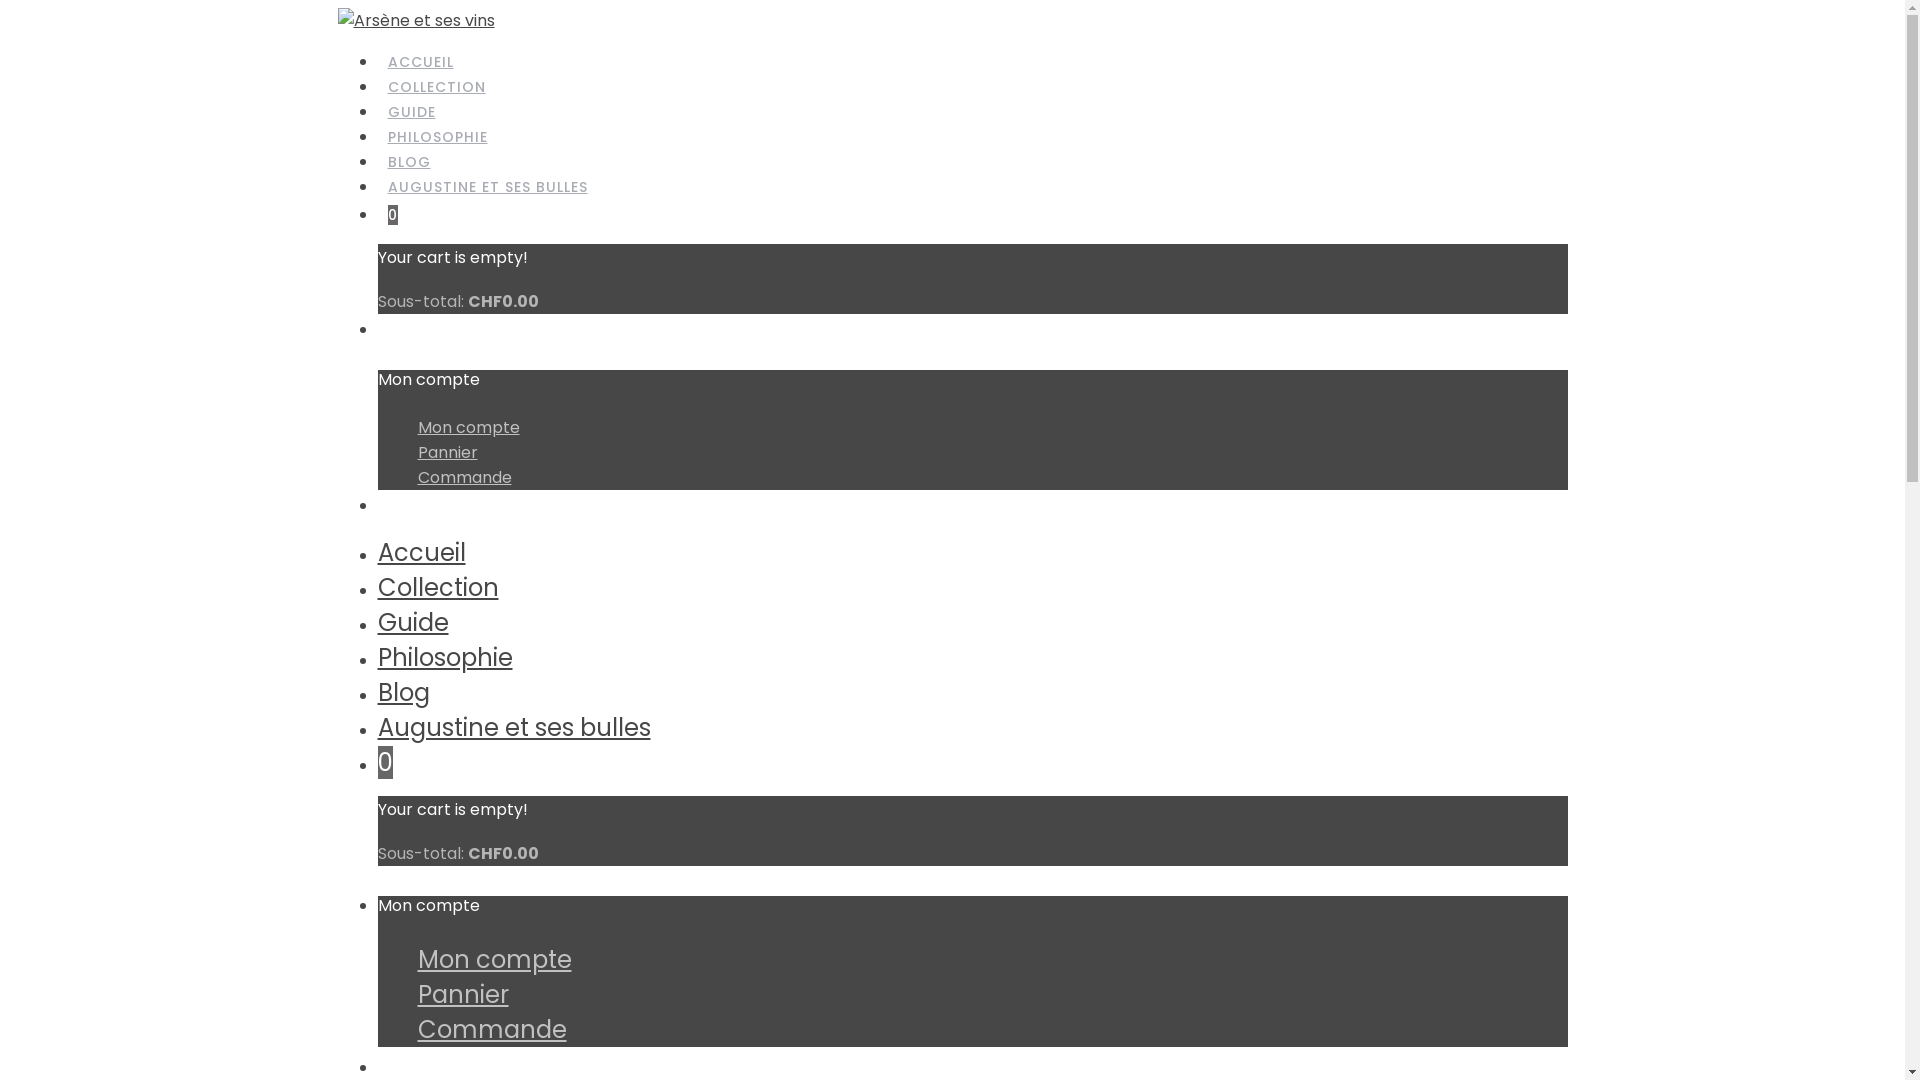 This screenshot has height=1080, width=1920. What do you see at coordinates (393, 216) in the screenshot?
I see `'0'` at bounding box center [393, 216].